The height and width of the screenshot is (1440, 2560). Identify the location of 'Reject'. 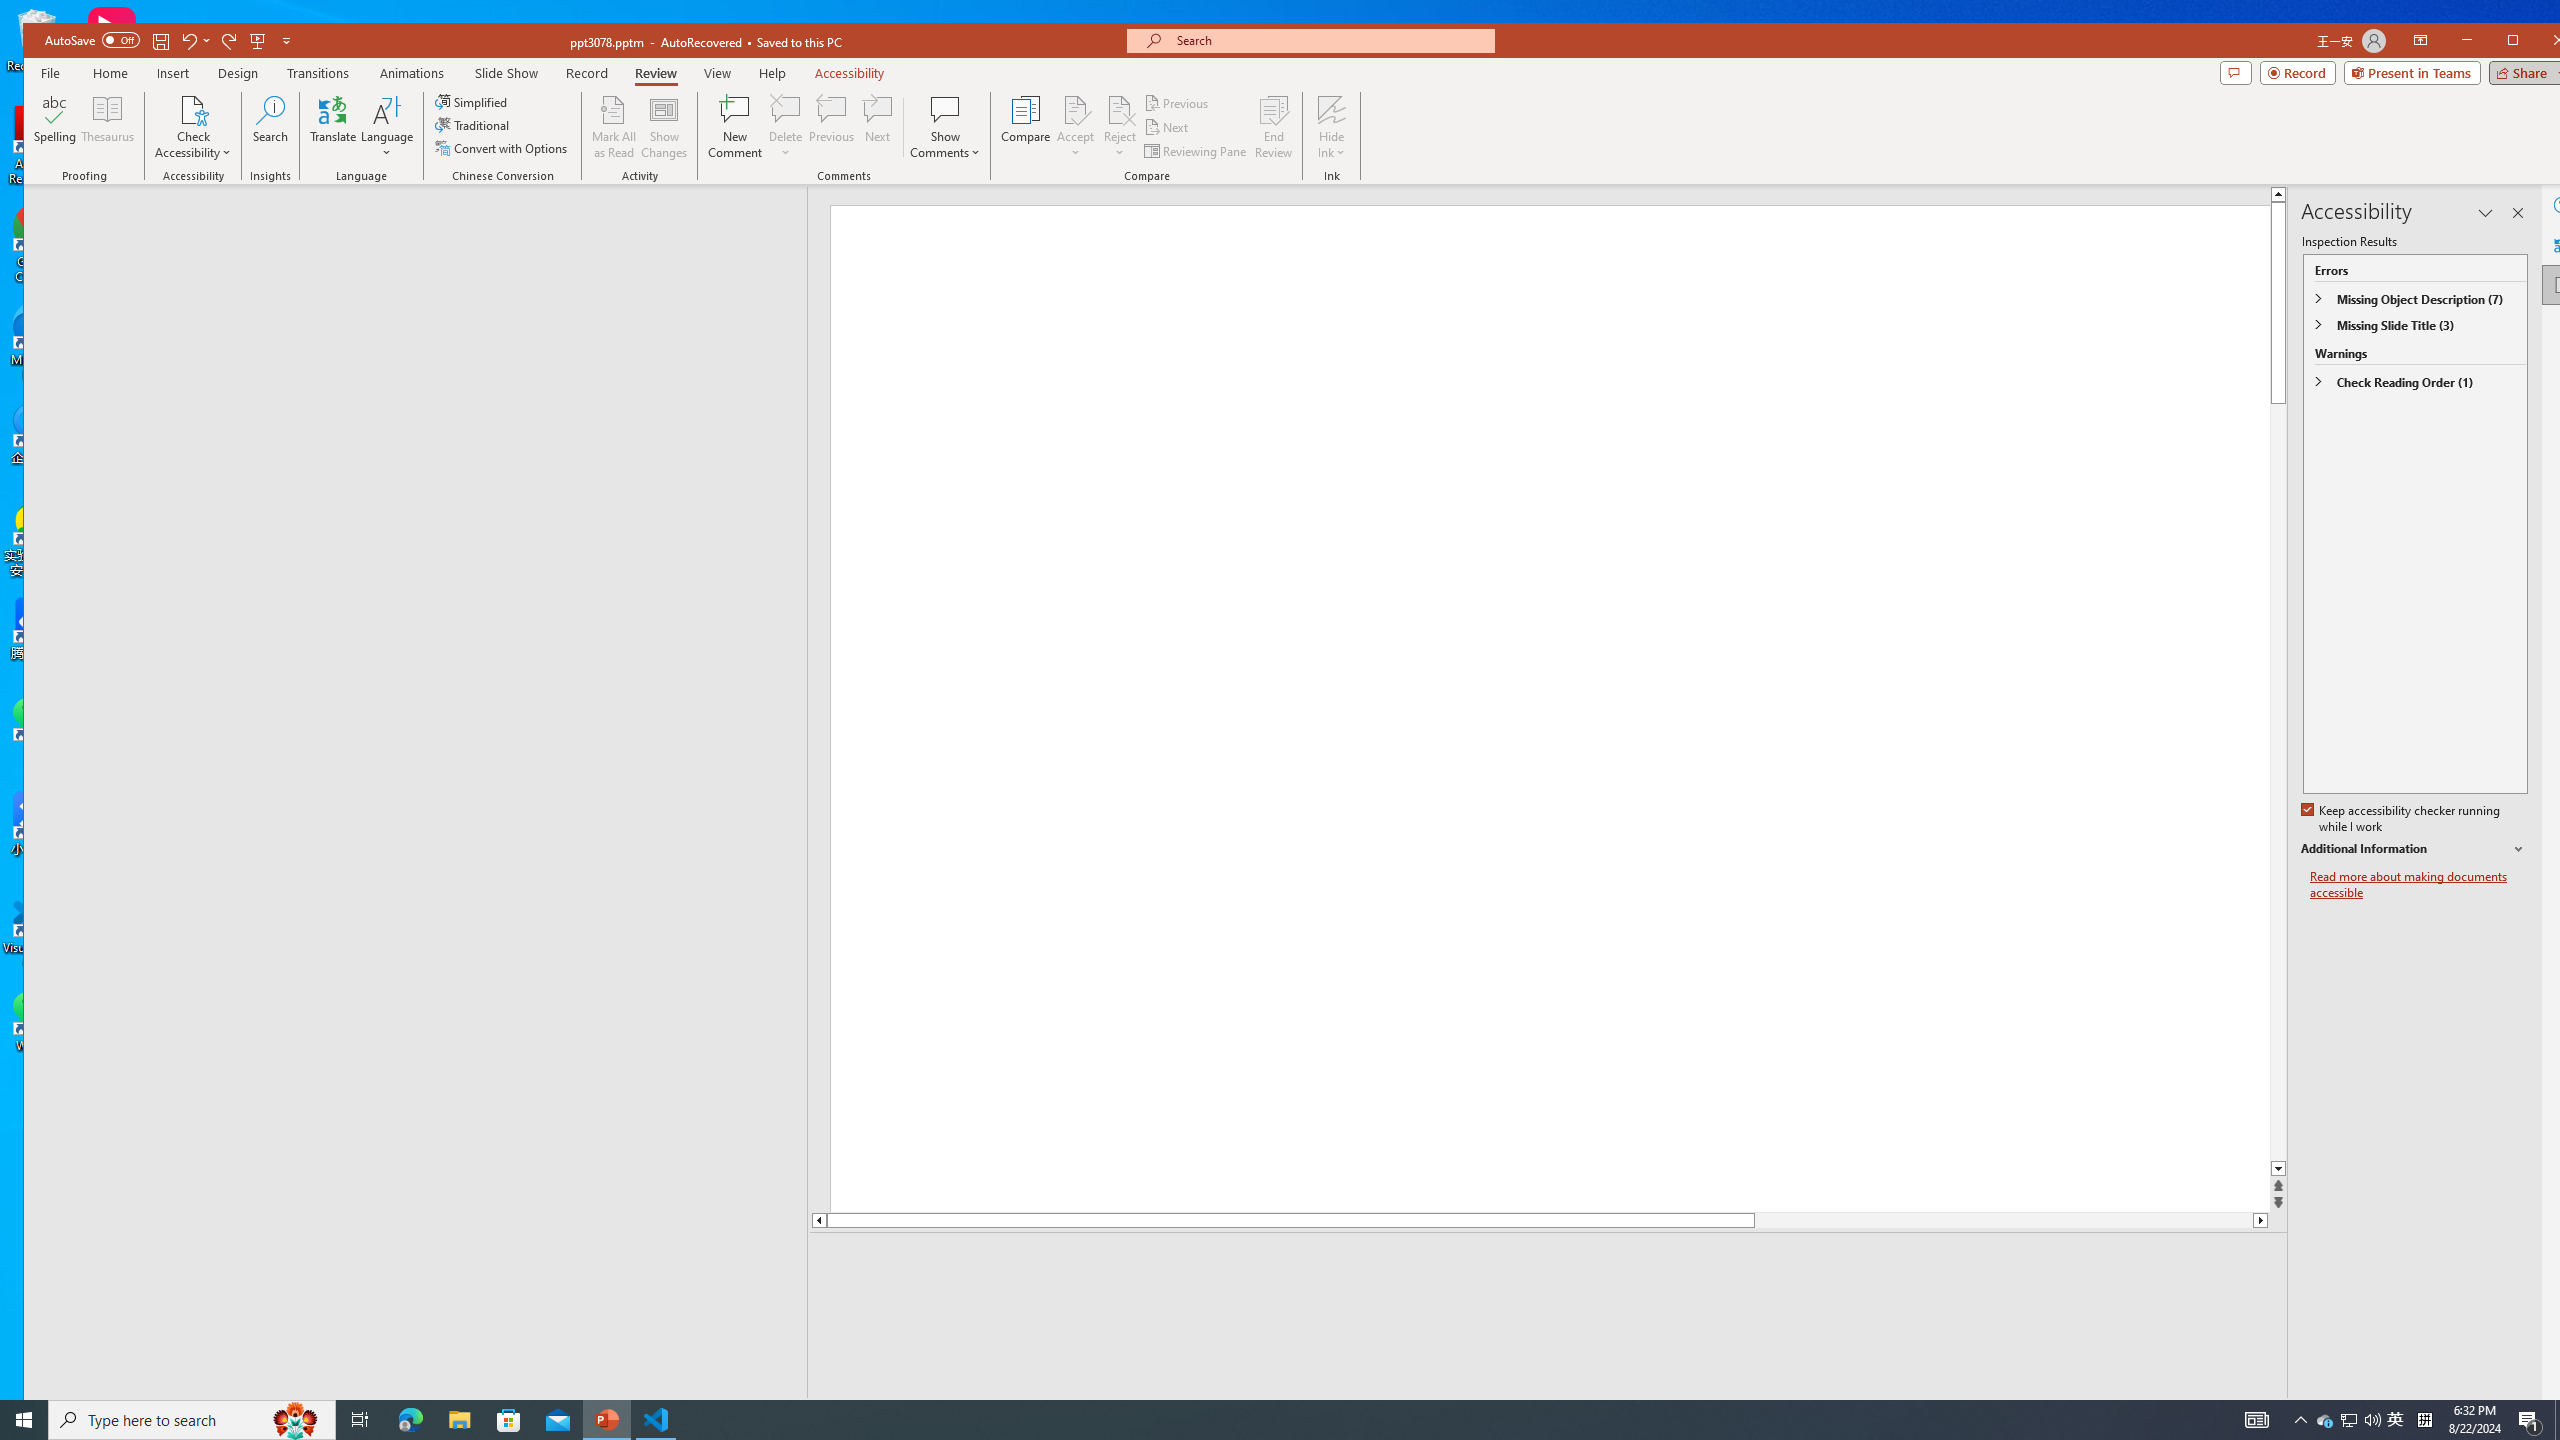
(1120, 126).